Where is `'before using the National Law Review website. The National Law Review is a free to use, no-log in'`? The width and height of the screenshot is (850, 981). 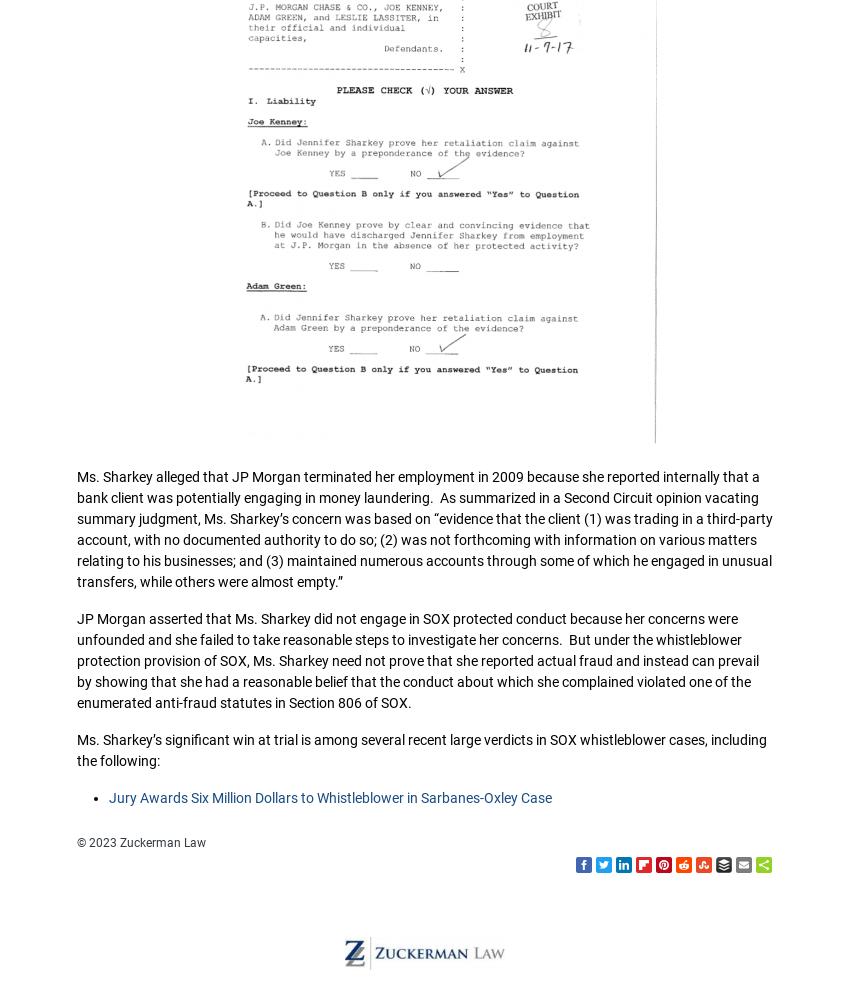
'before using the National Law Review website. The National Law Review is a free to use, no-log in' is located at coordinates (418, 681).